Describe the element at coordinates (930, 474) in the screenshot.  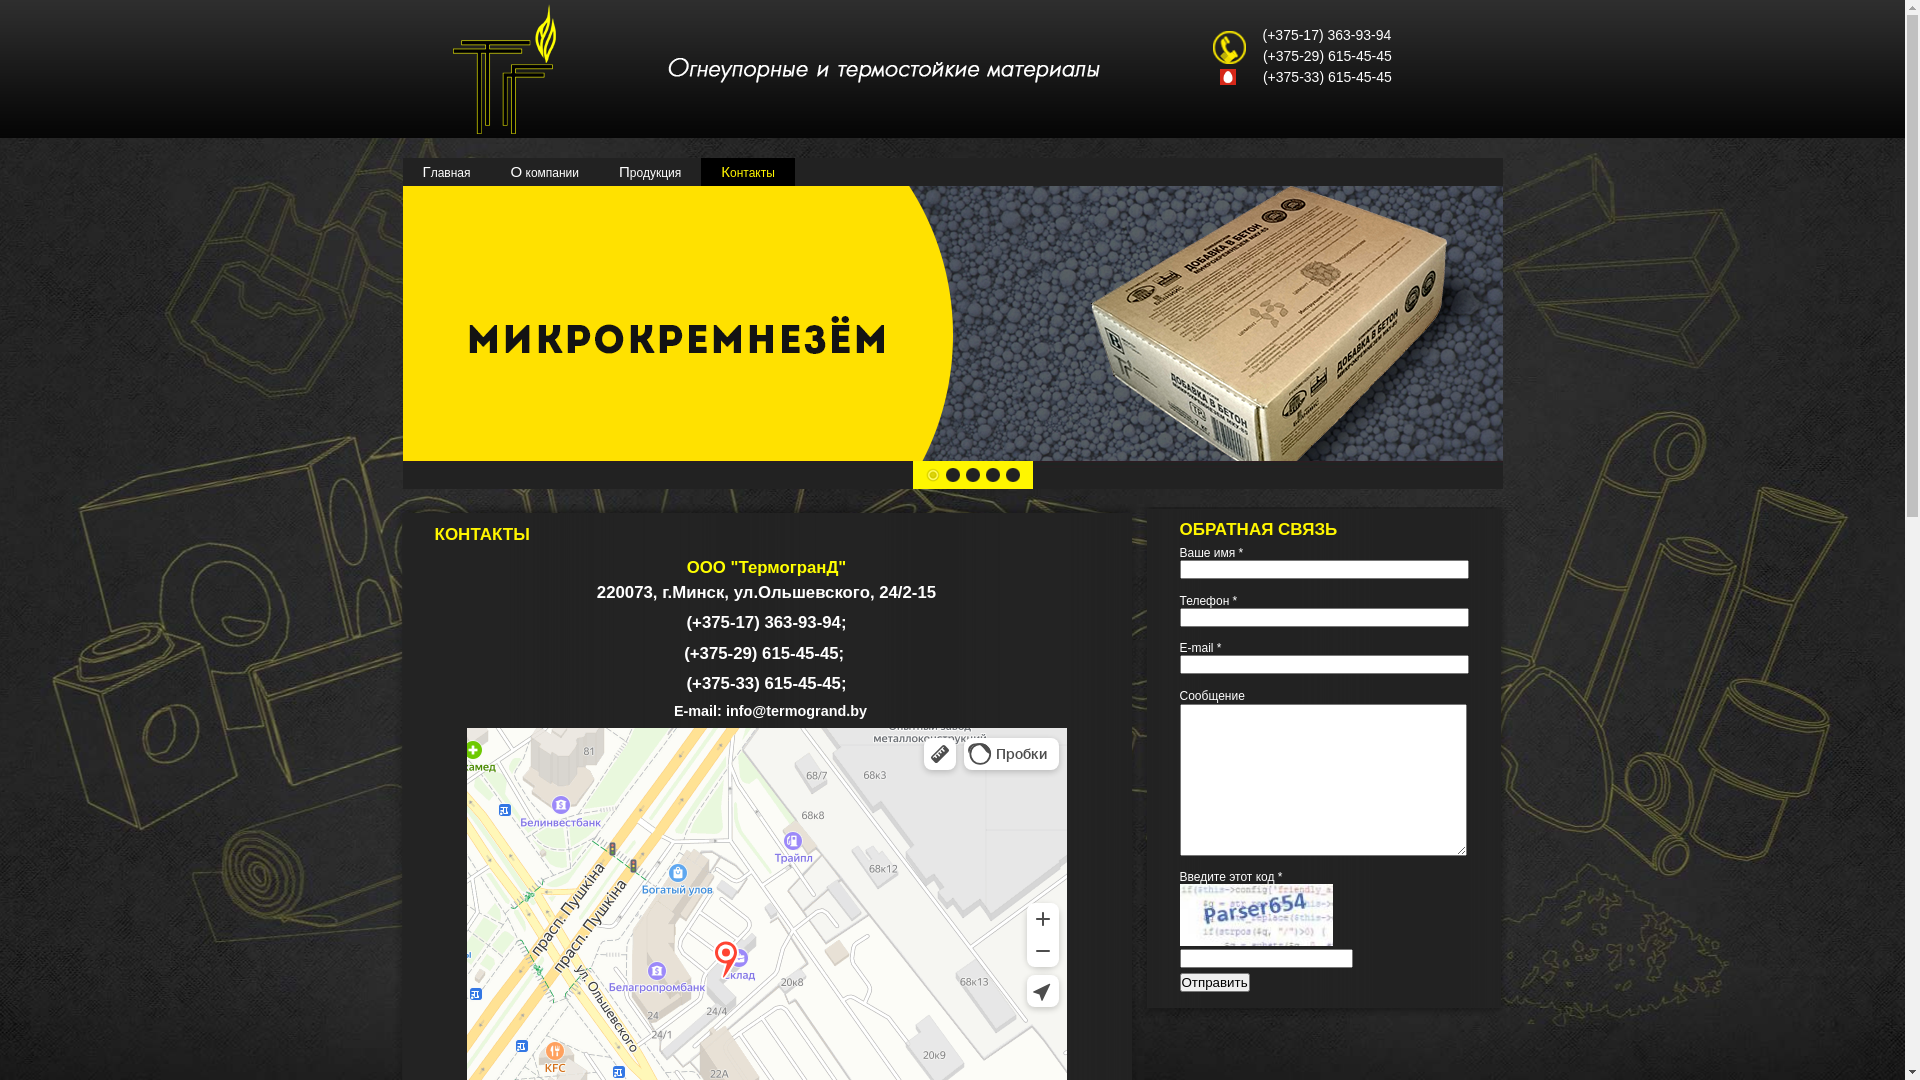
I see `'1'` at that location.